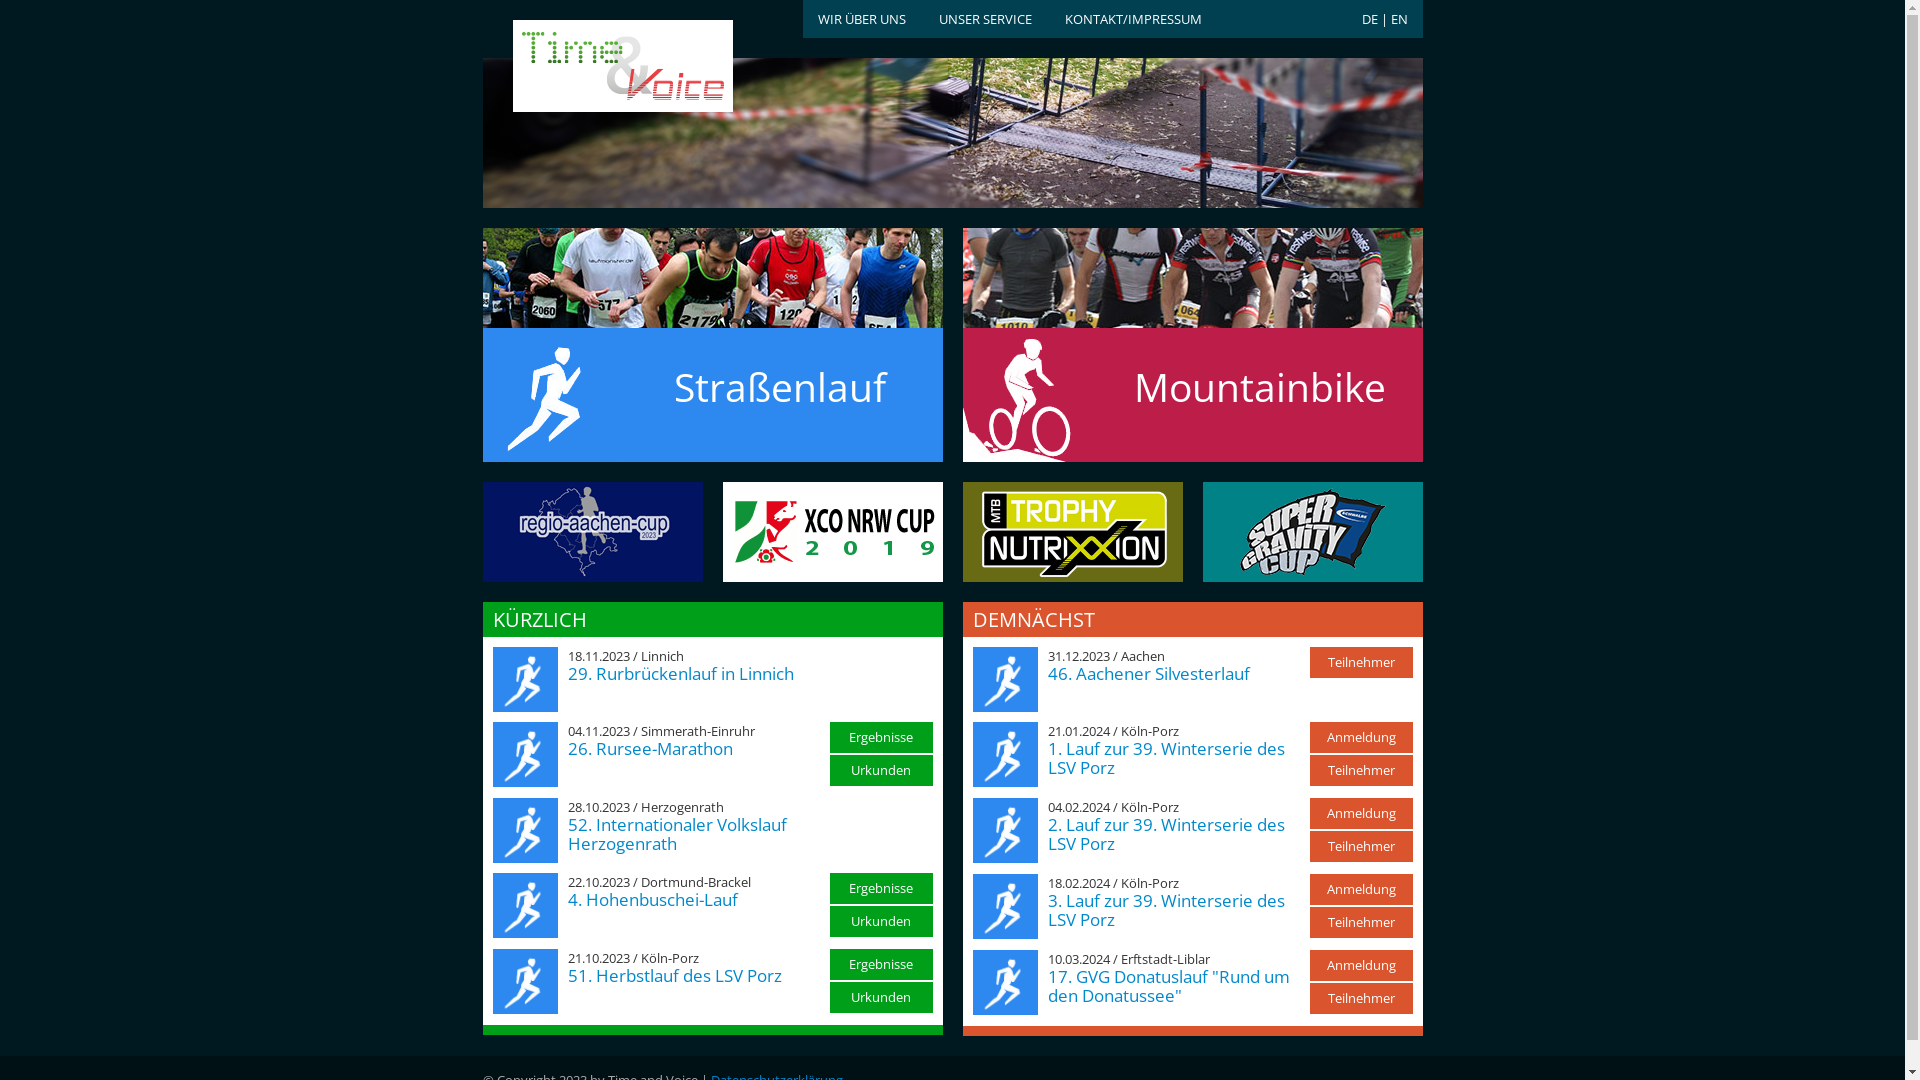 The height and width of the screenshot is (1080, 1920). What do you see at coordinates (1368, 19) in the screenshot?
I see `'DE'` at bounding box center [1368, 19].